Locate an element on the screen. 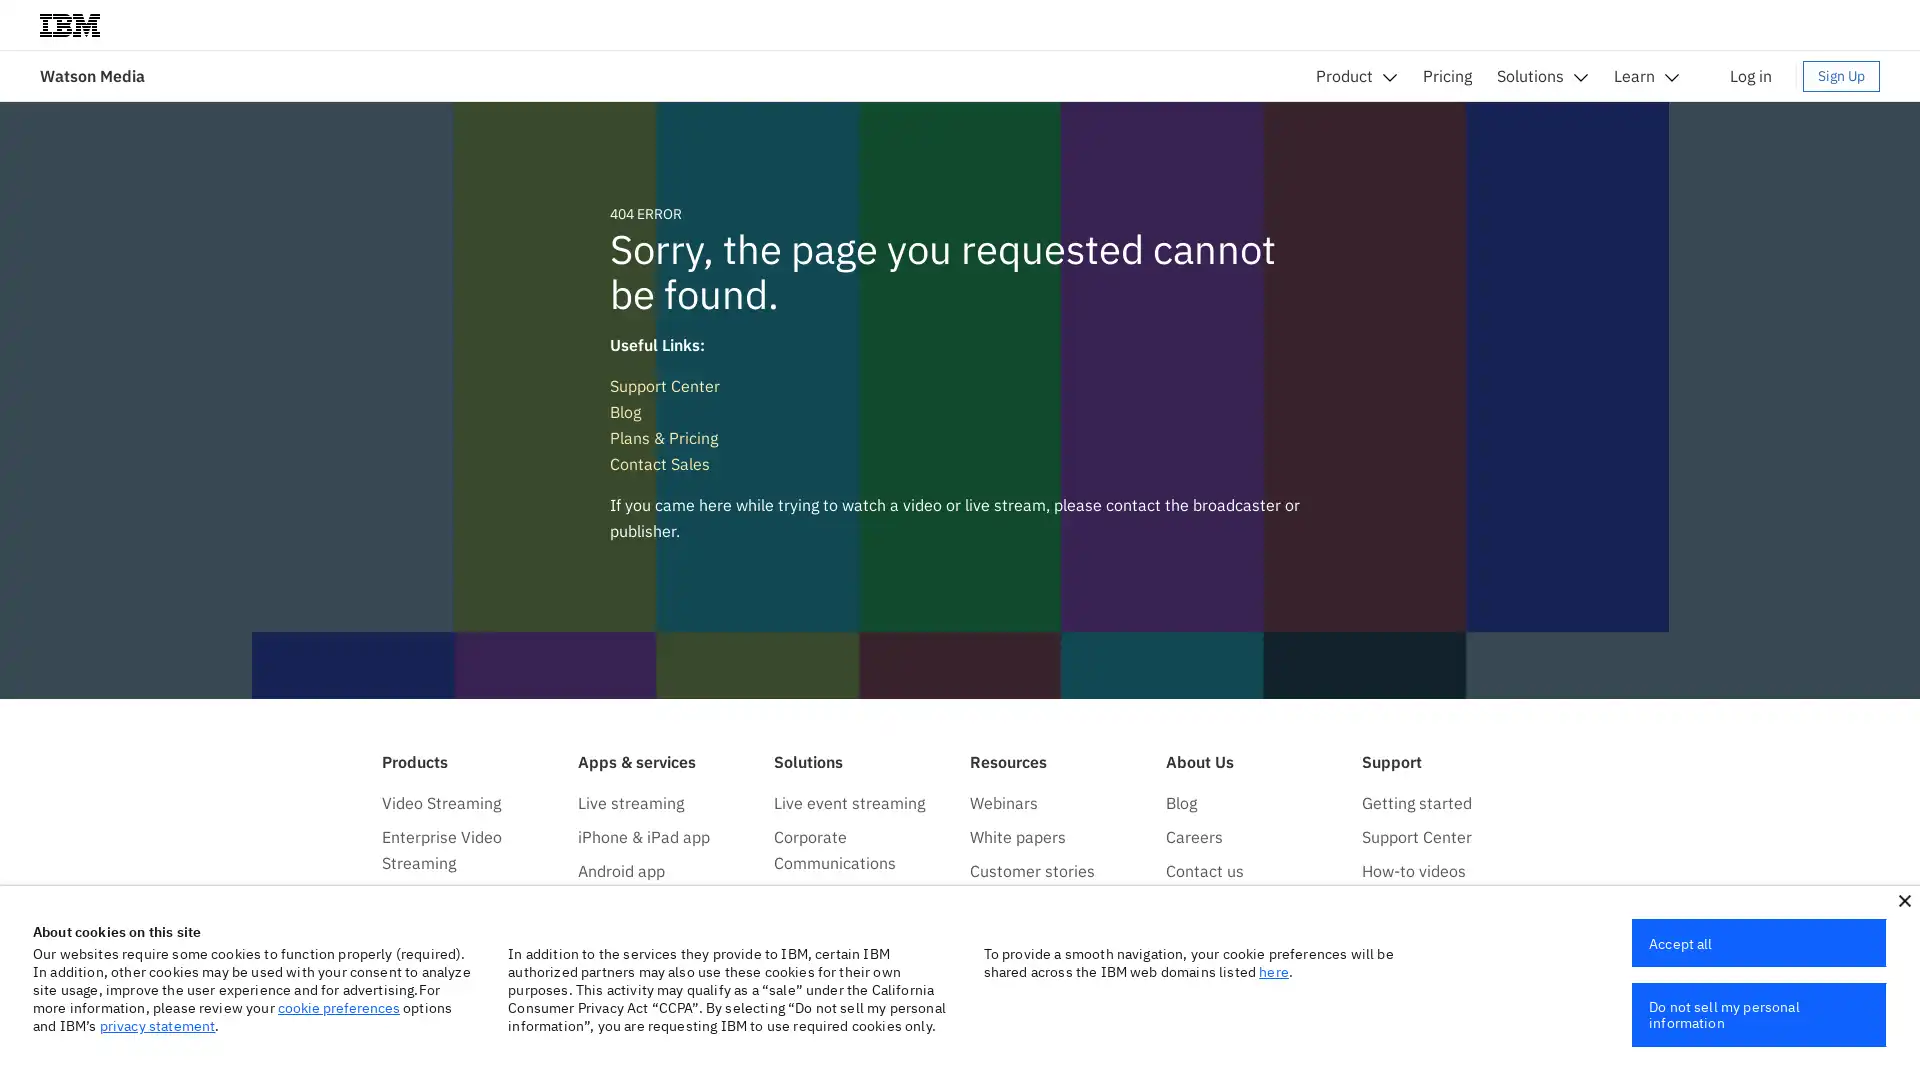 The image size is (1920, 1080). Accept all is located at coordinates (1758, 942).